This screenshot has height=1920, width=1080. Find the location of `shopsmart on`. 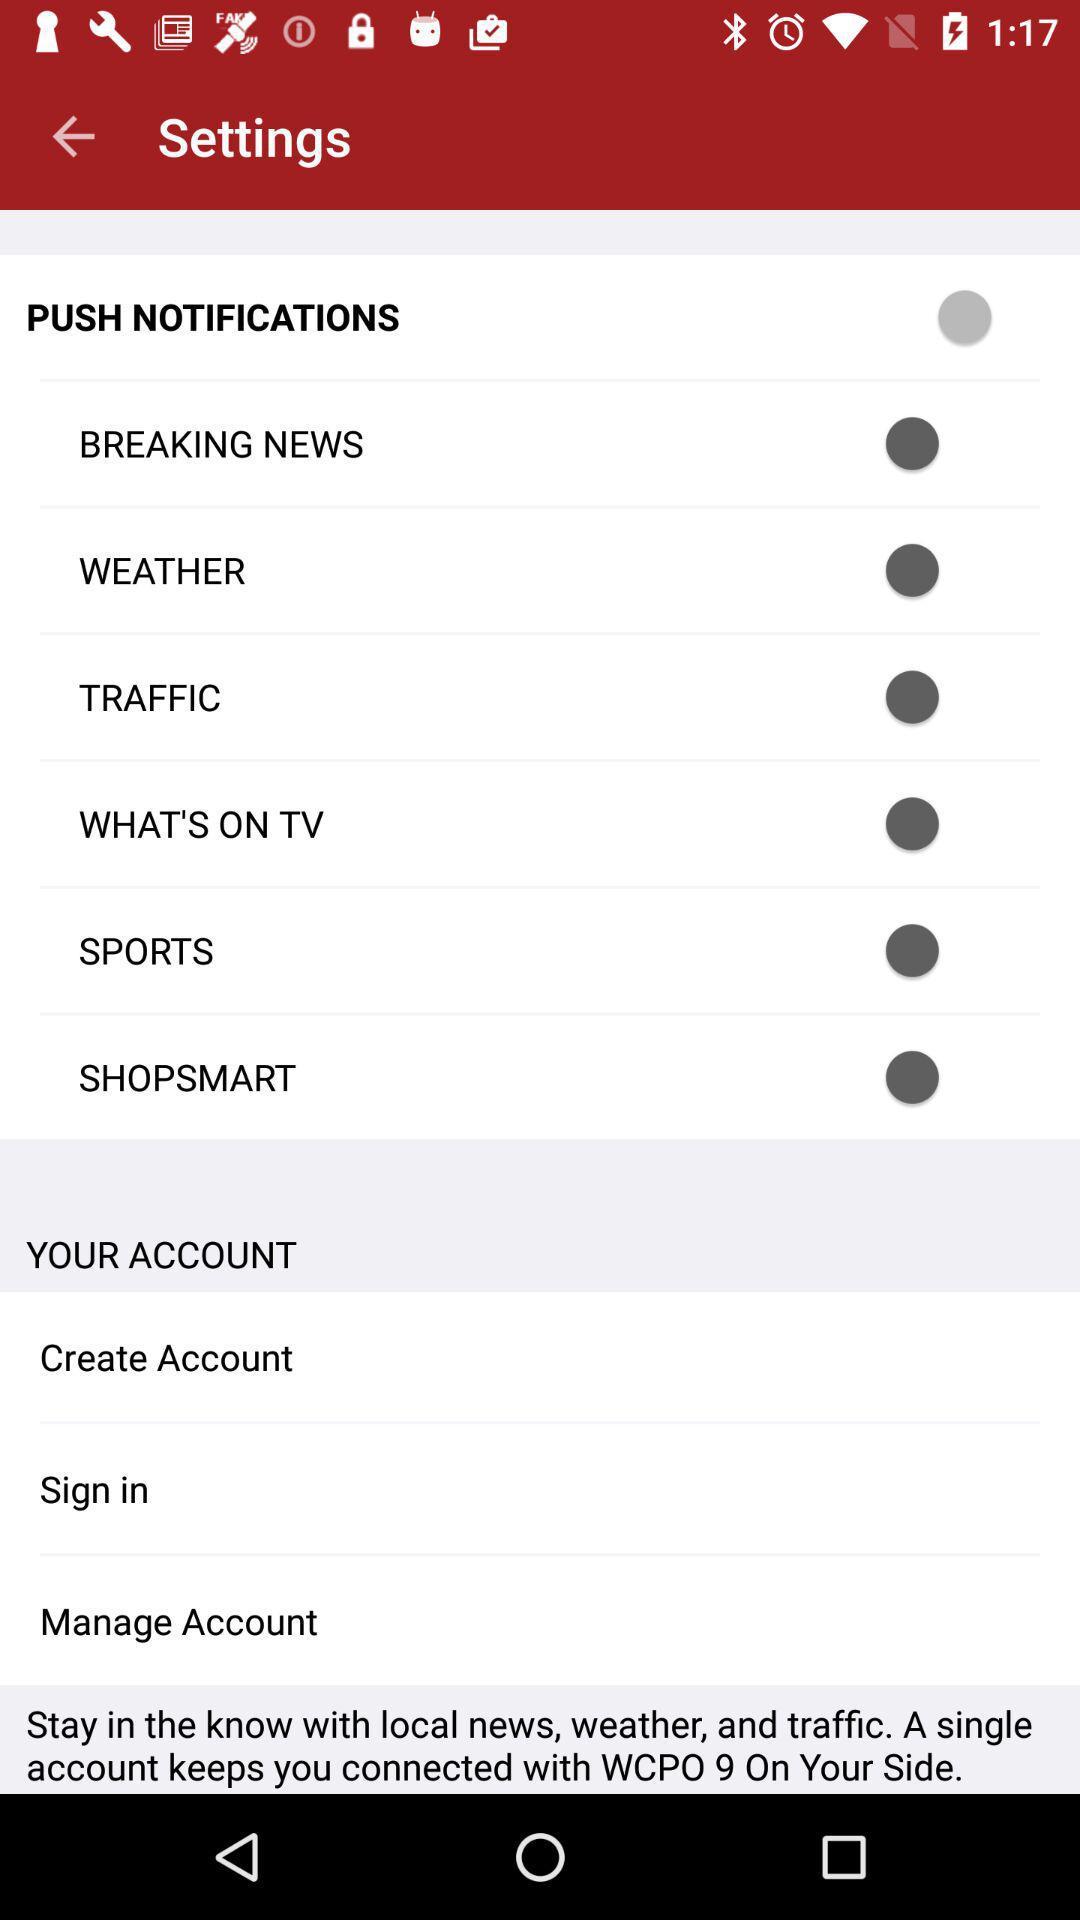

shopsmart on is located at coordinates (938, 1076).